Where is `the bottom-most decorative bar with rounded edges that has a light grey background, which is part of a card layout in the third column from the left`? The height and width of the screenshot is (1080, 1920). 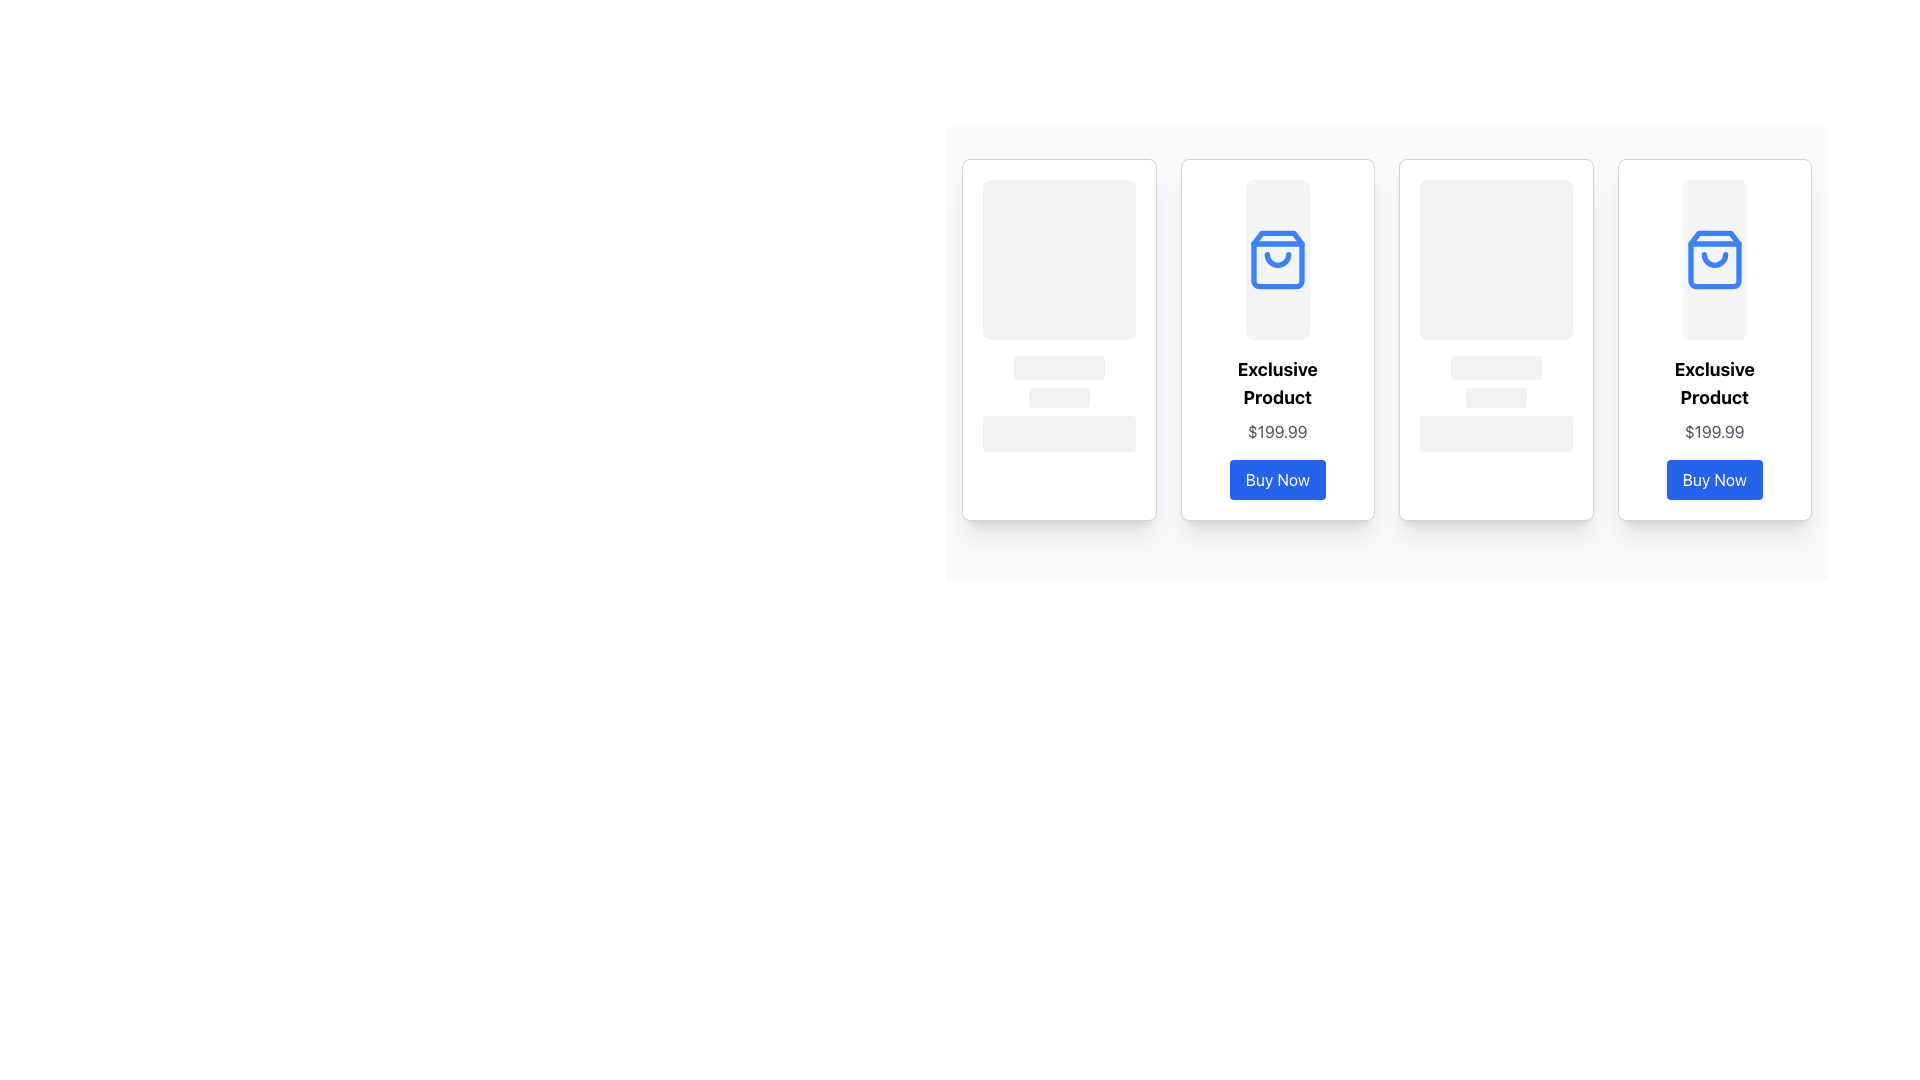 the bottom-most decorative bar with rounded edges that has a light grey background, which is part of a card layout in the third column from the left is located at coordinates (1496, 433).